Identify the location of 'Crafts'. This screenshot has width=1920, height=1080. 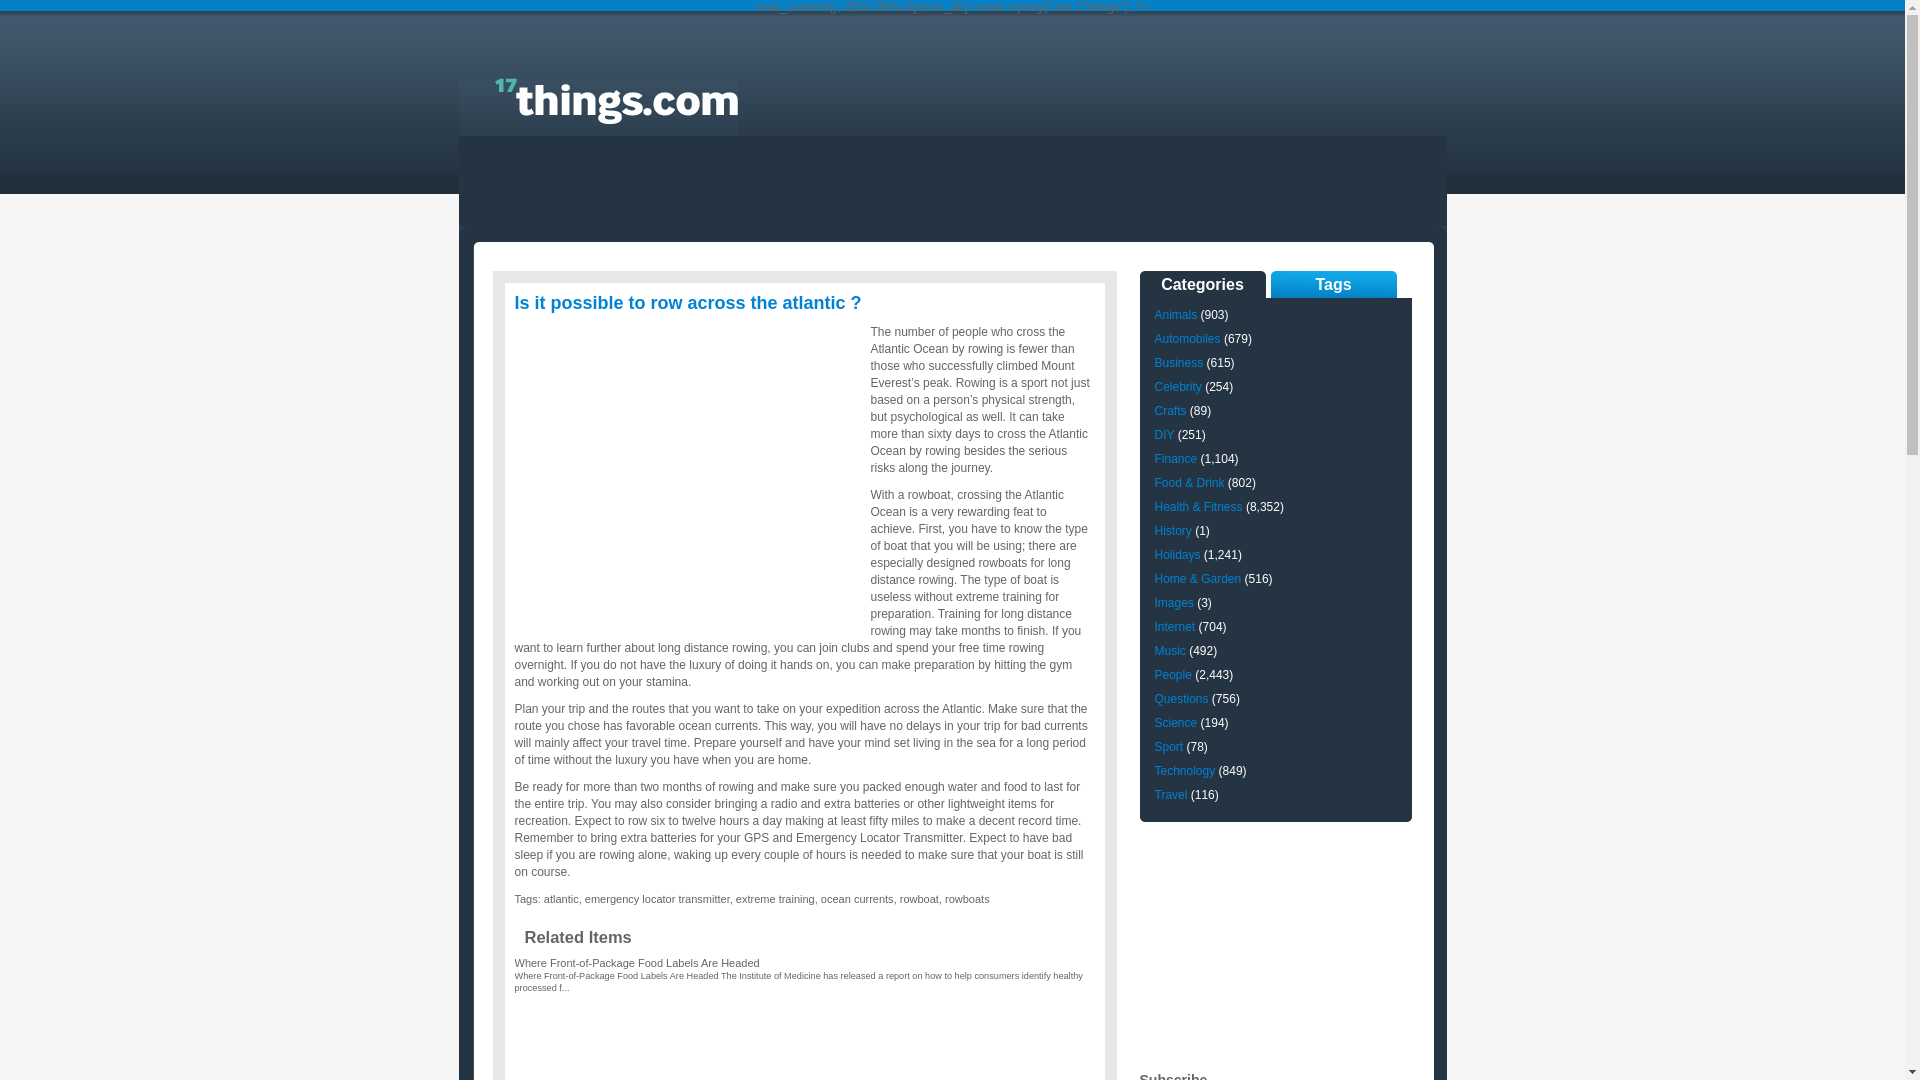
(1170, 410).